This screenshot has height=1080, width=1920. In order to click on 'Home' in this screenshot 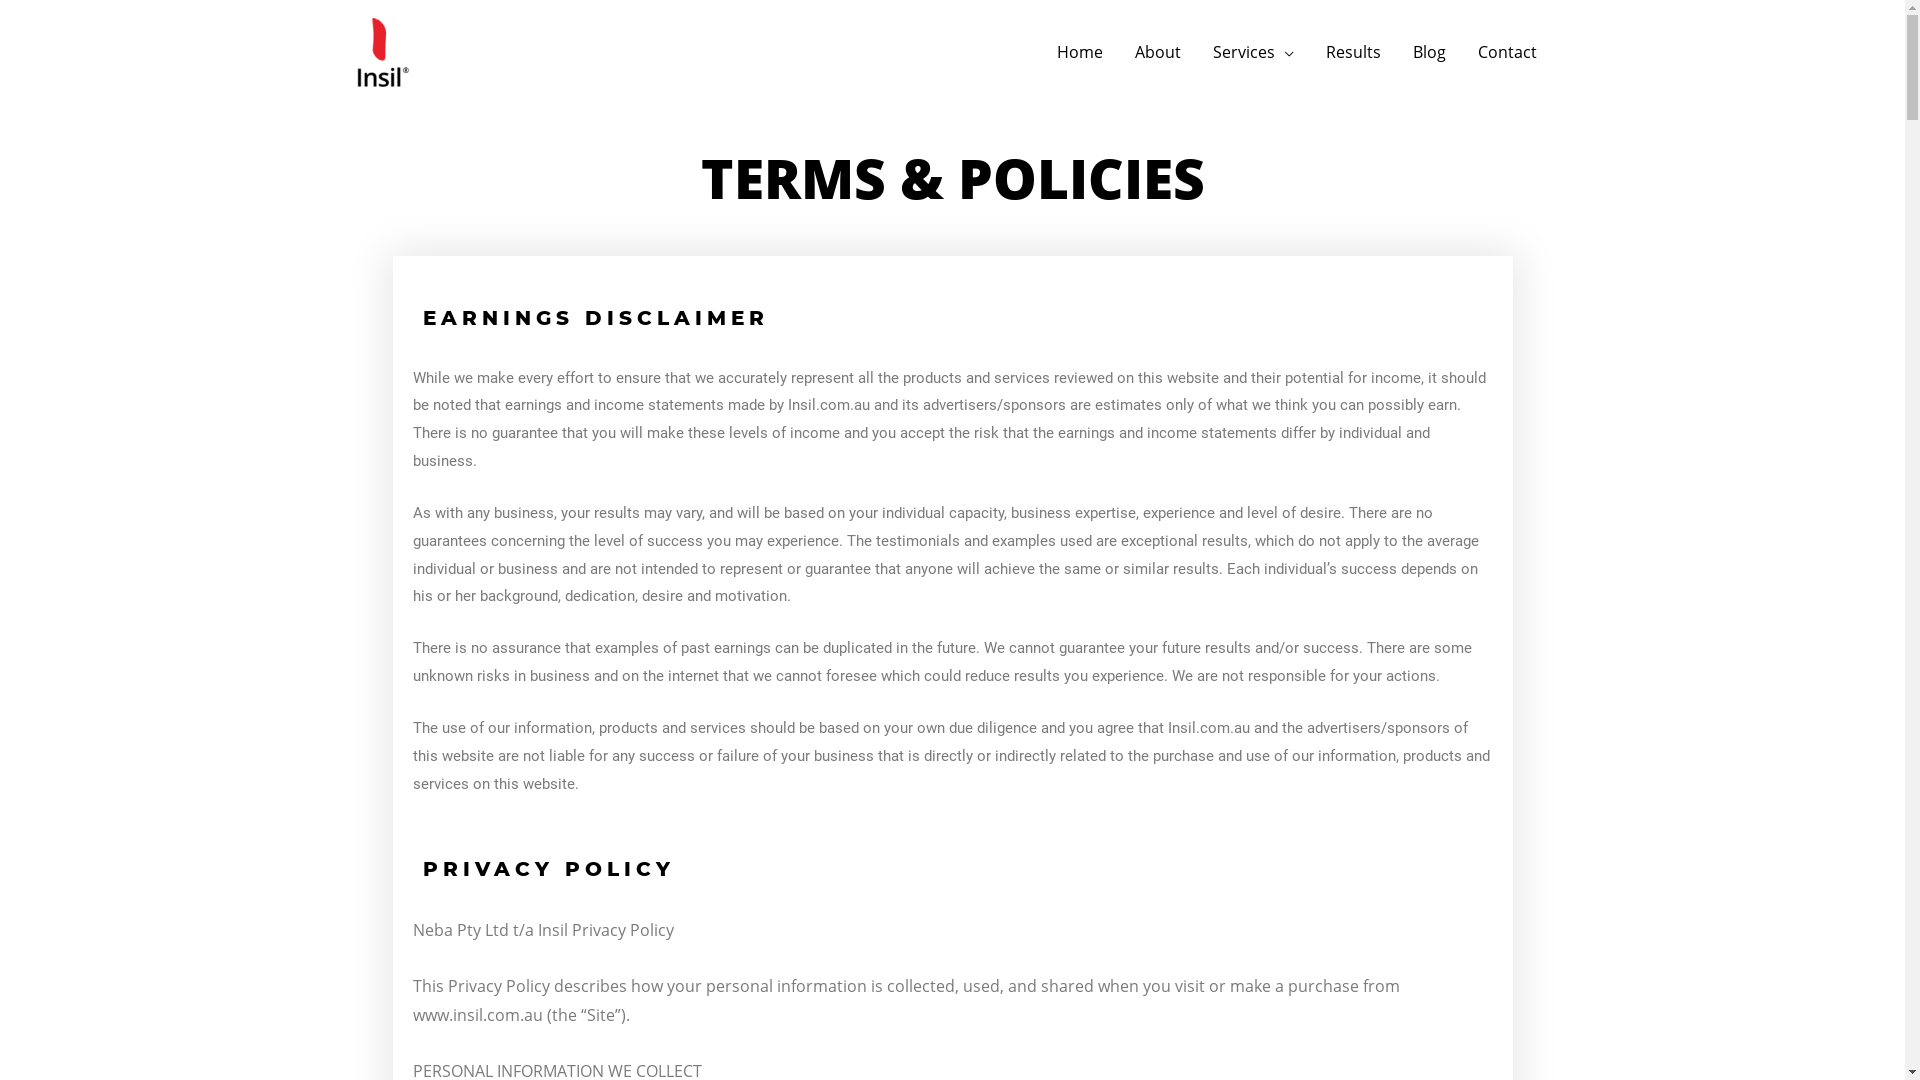, I will do `click(1078, 50)`.